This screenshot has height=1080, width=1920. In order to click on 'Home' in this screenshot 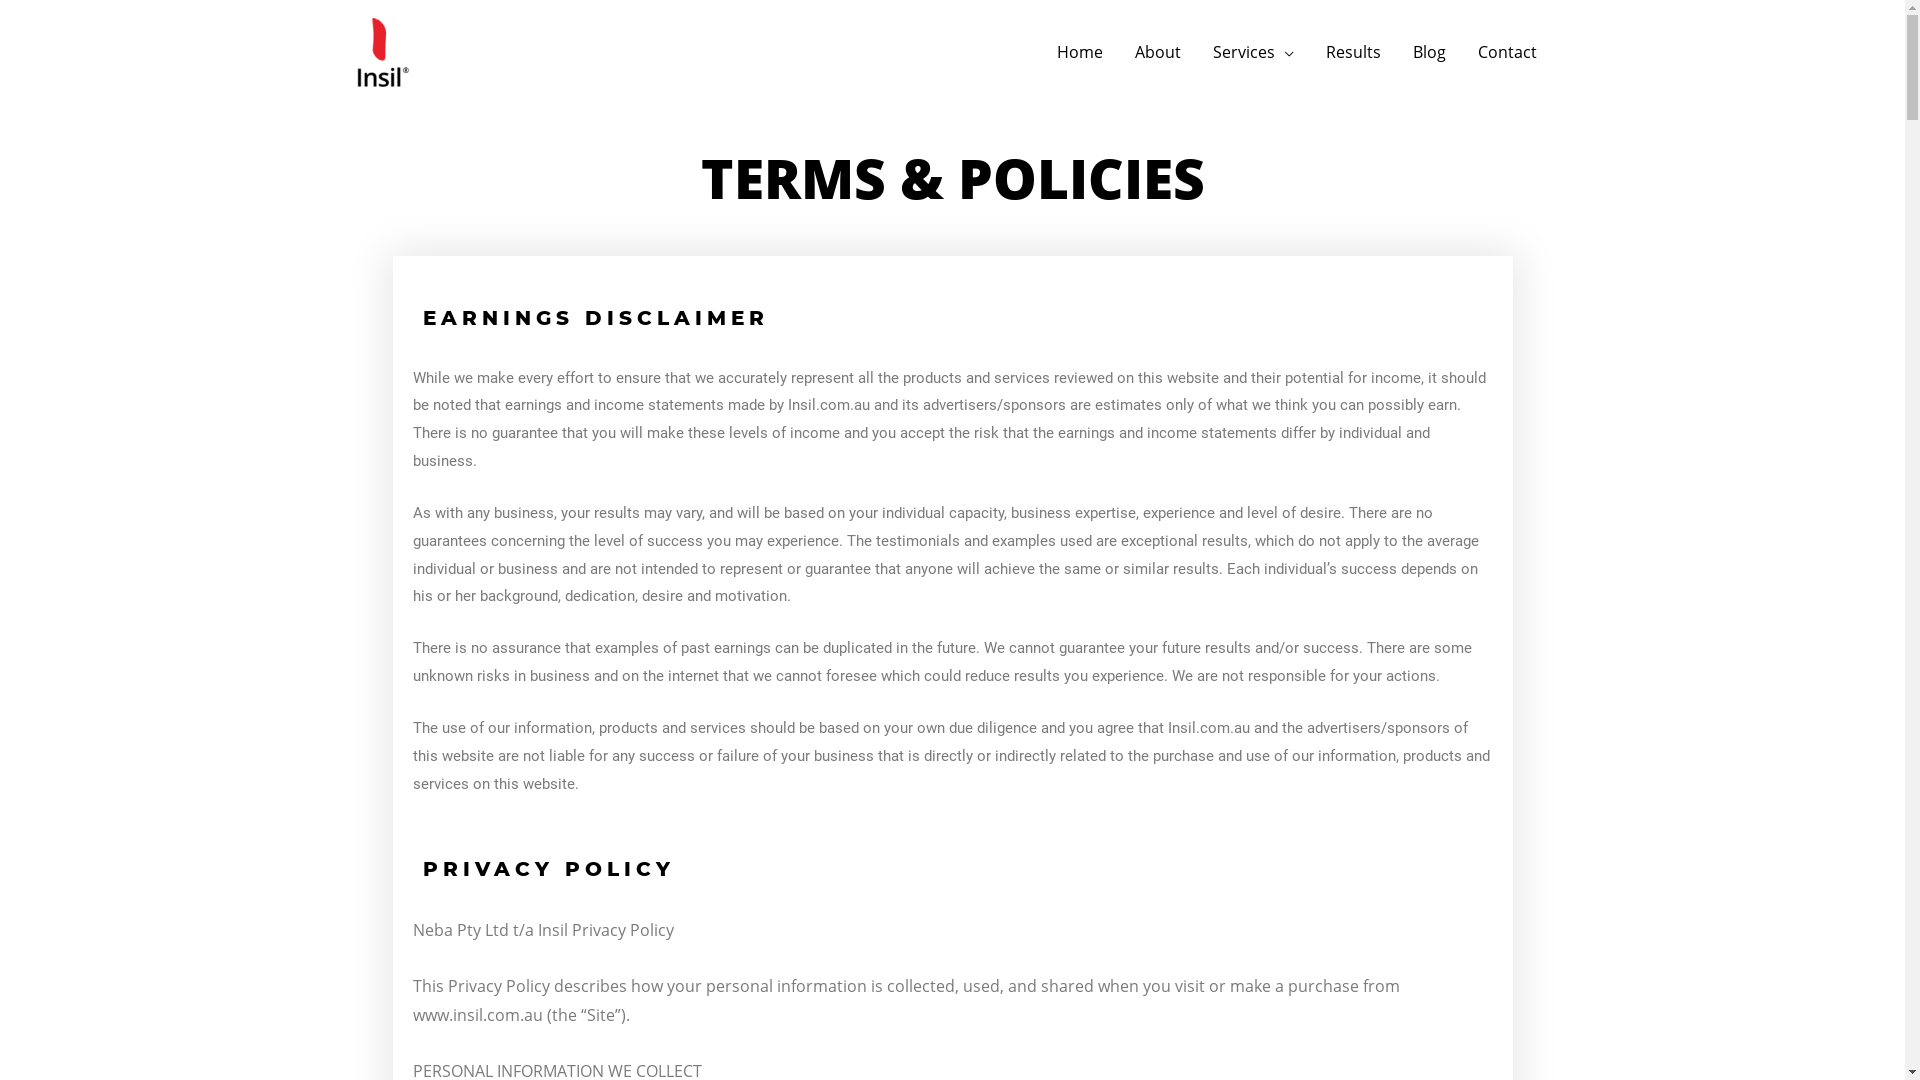, I will do `click(1078, 50)`.